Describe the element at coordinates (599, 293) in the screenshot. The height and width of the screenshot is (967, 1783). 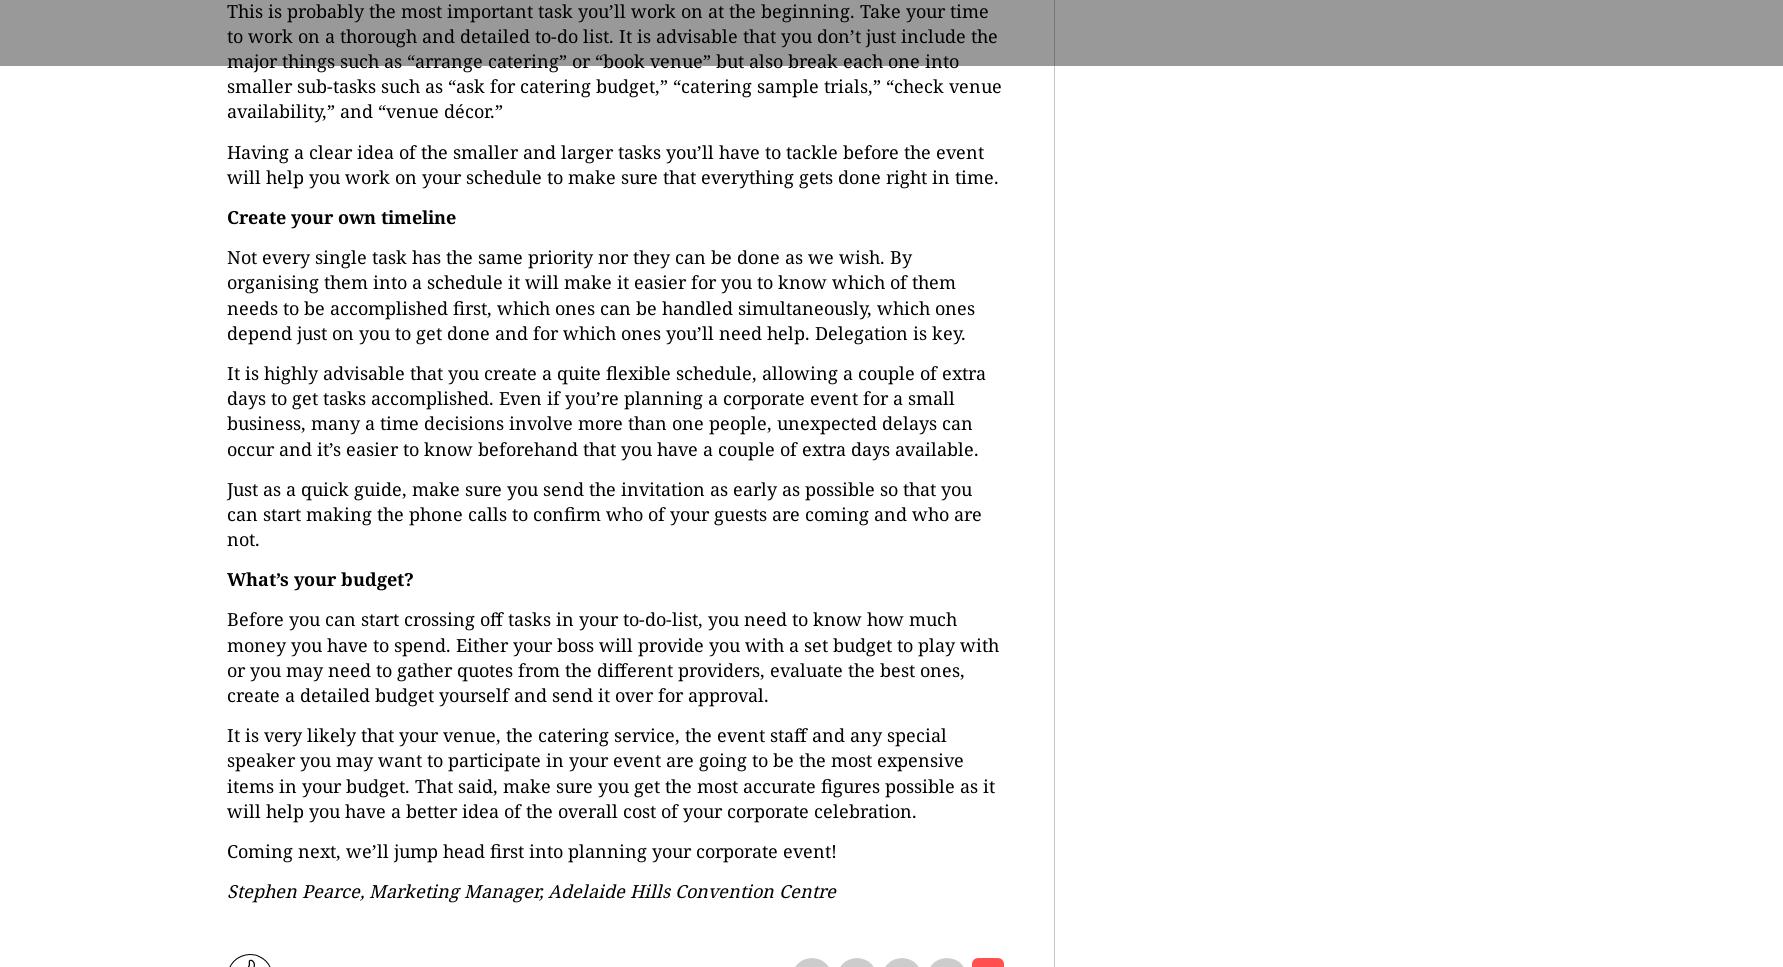
I see `'Not every single task has the same priority nor they can be done as we wish. By organising them into a schedule it will make it easier for you to know which of them needs to be accomplished first, which ones can be handled simultaneously, which ones depend just on you to get done and for which ones you’ll need help. Delegation is key.'` at that location.